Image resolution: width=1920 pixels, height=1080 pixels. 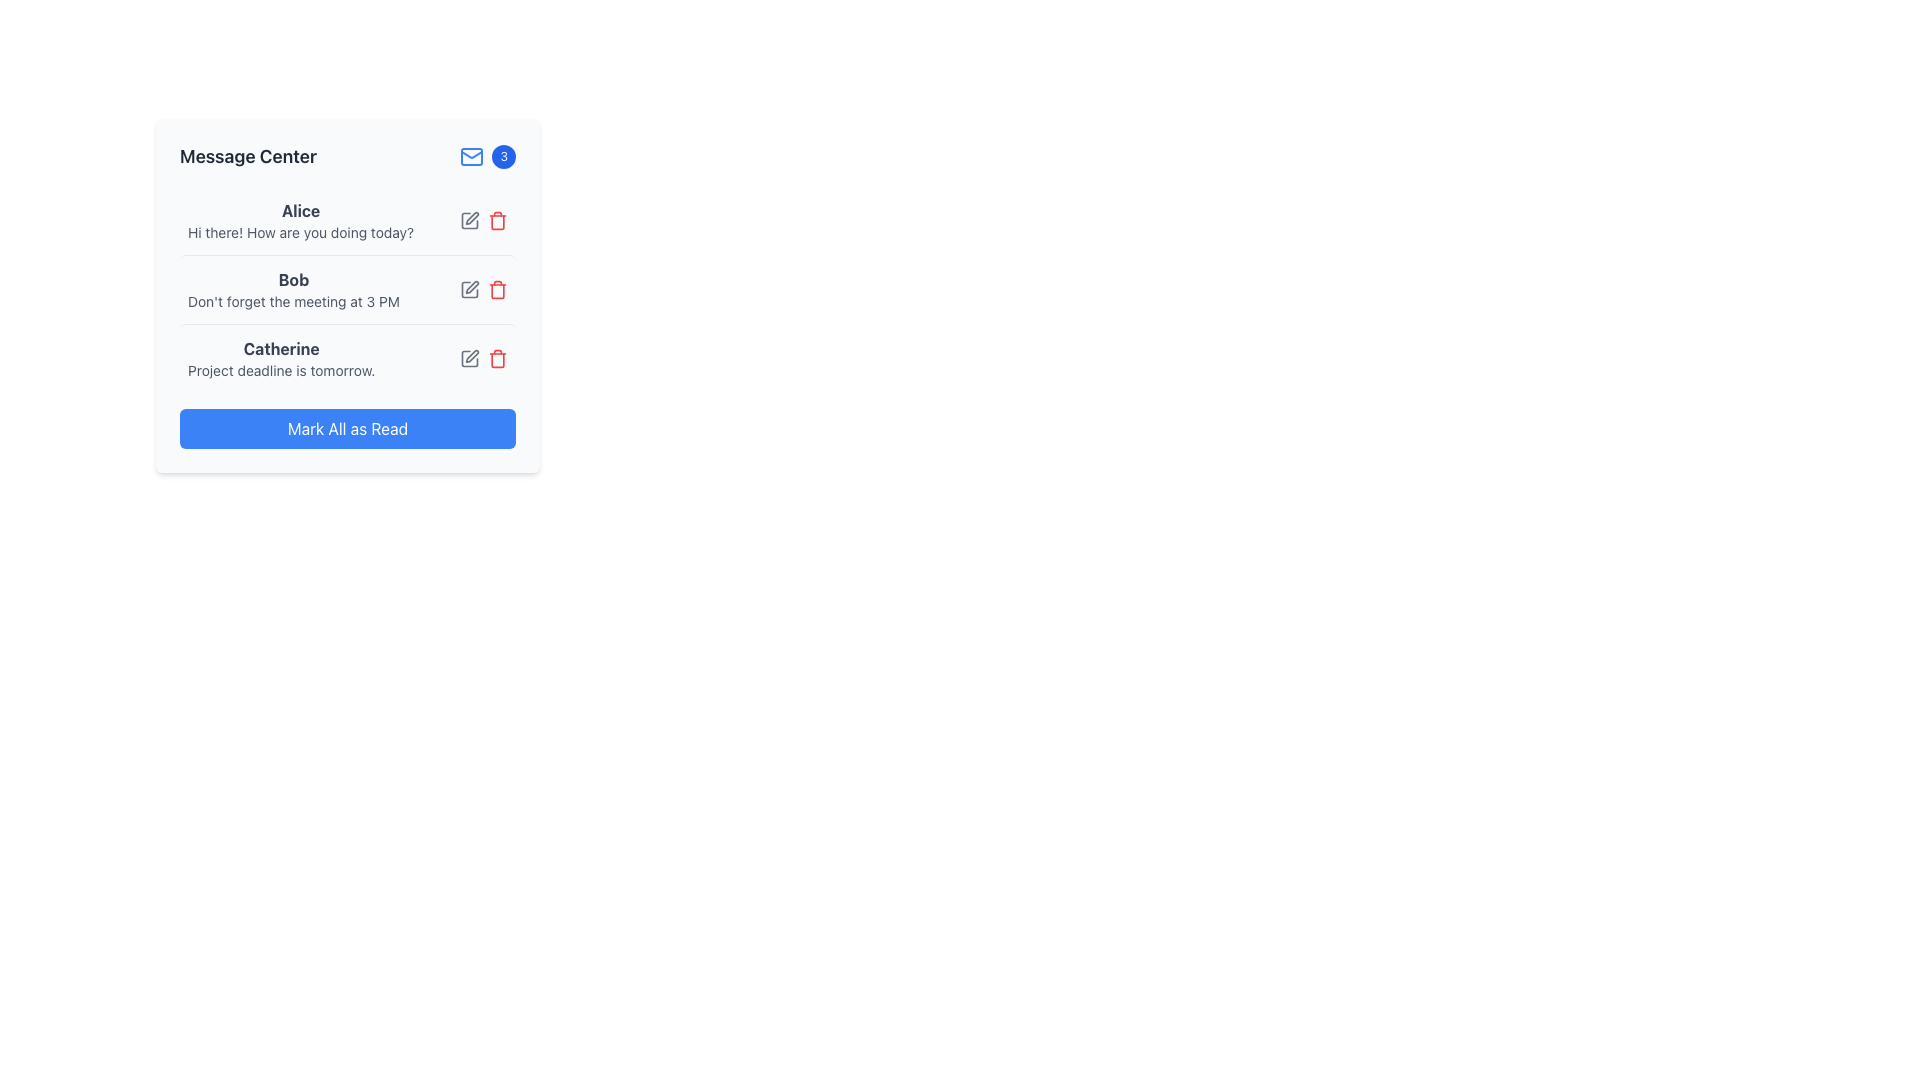 What do you see at coordinates (347, 427) in the screenshot?
I see `the blue rectangular button labeled 'Mark All as Read'` at bounding box center [347, 427].